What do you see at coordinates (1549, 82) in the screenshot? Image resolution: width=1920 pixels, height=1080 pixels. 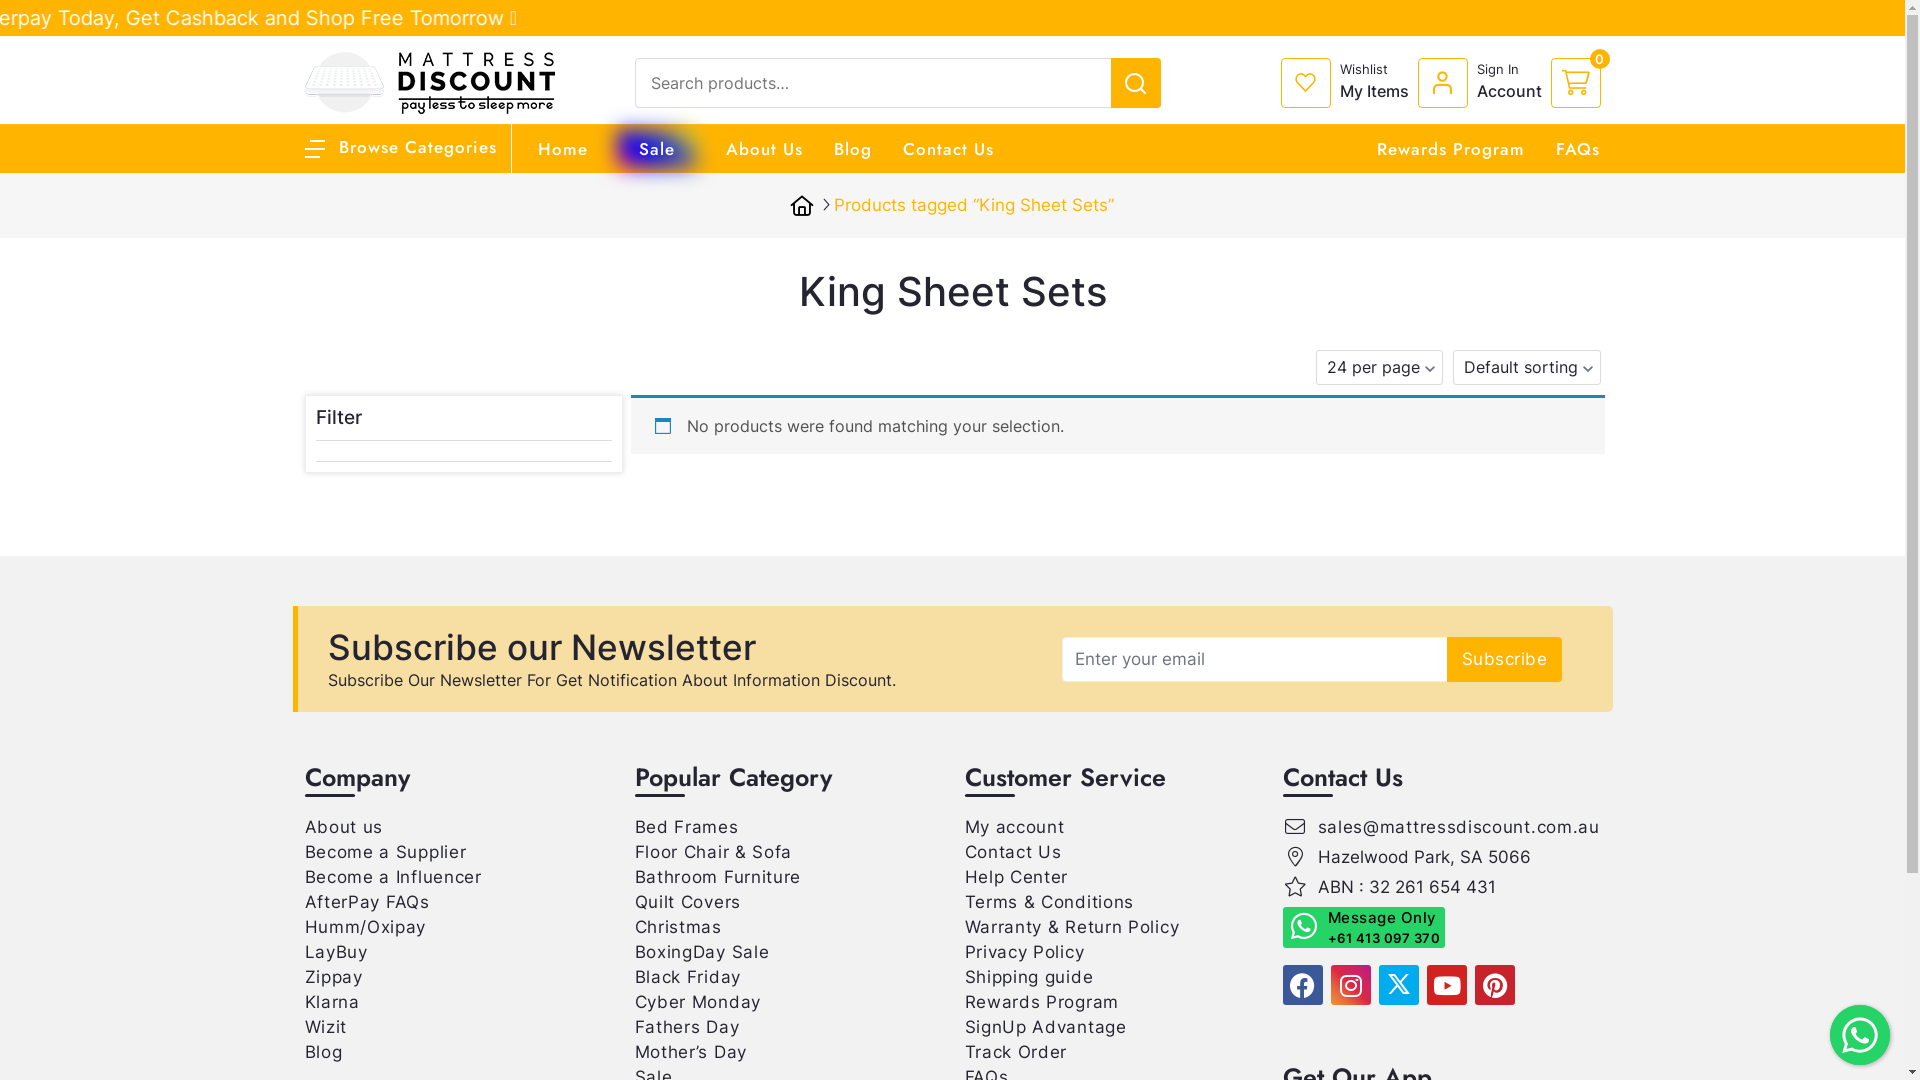 I see `'0'` at bounding box center [1549, 82].